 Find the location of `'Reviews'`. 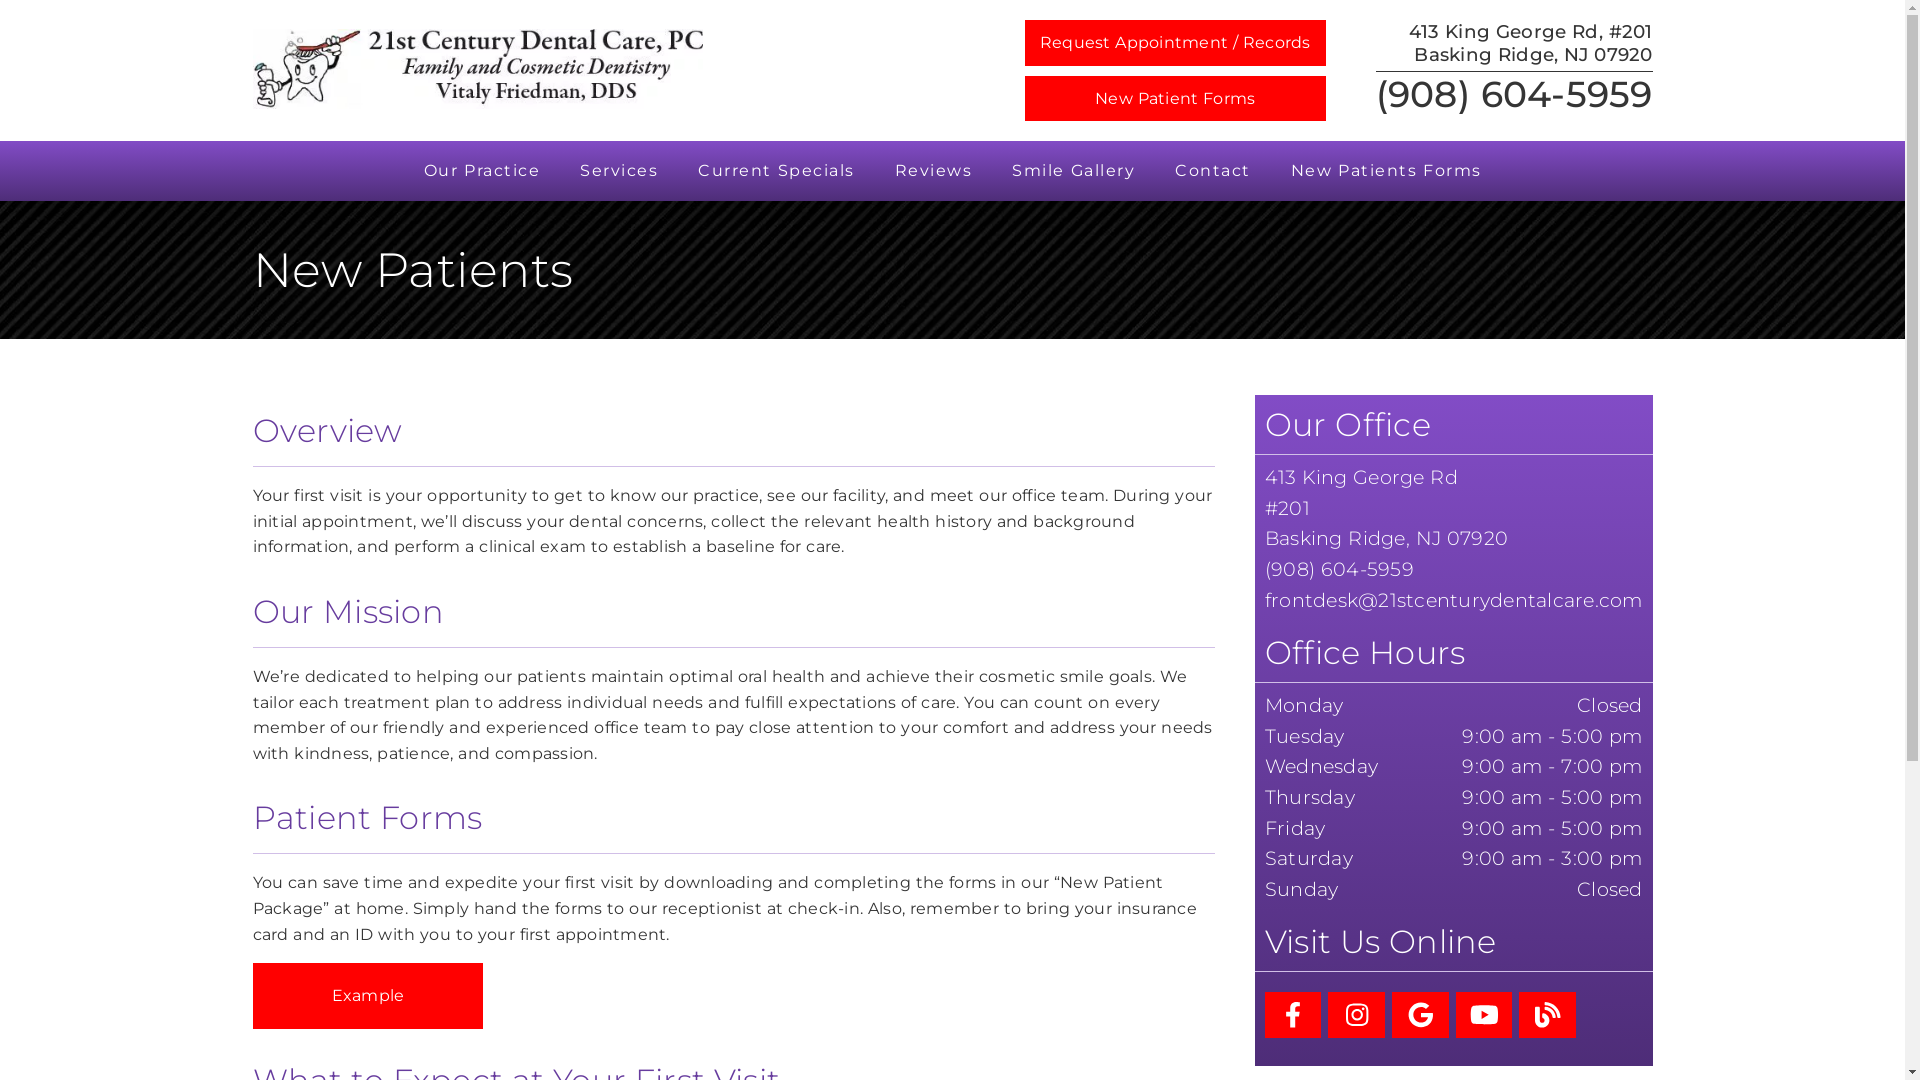

'Reviews' is located at coordinates (931, 169).